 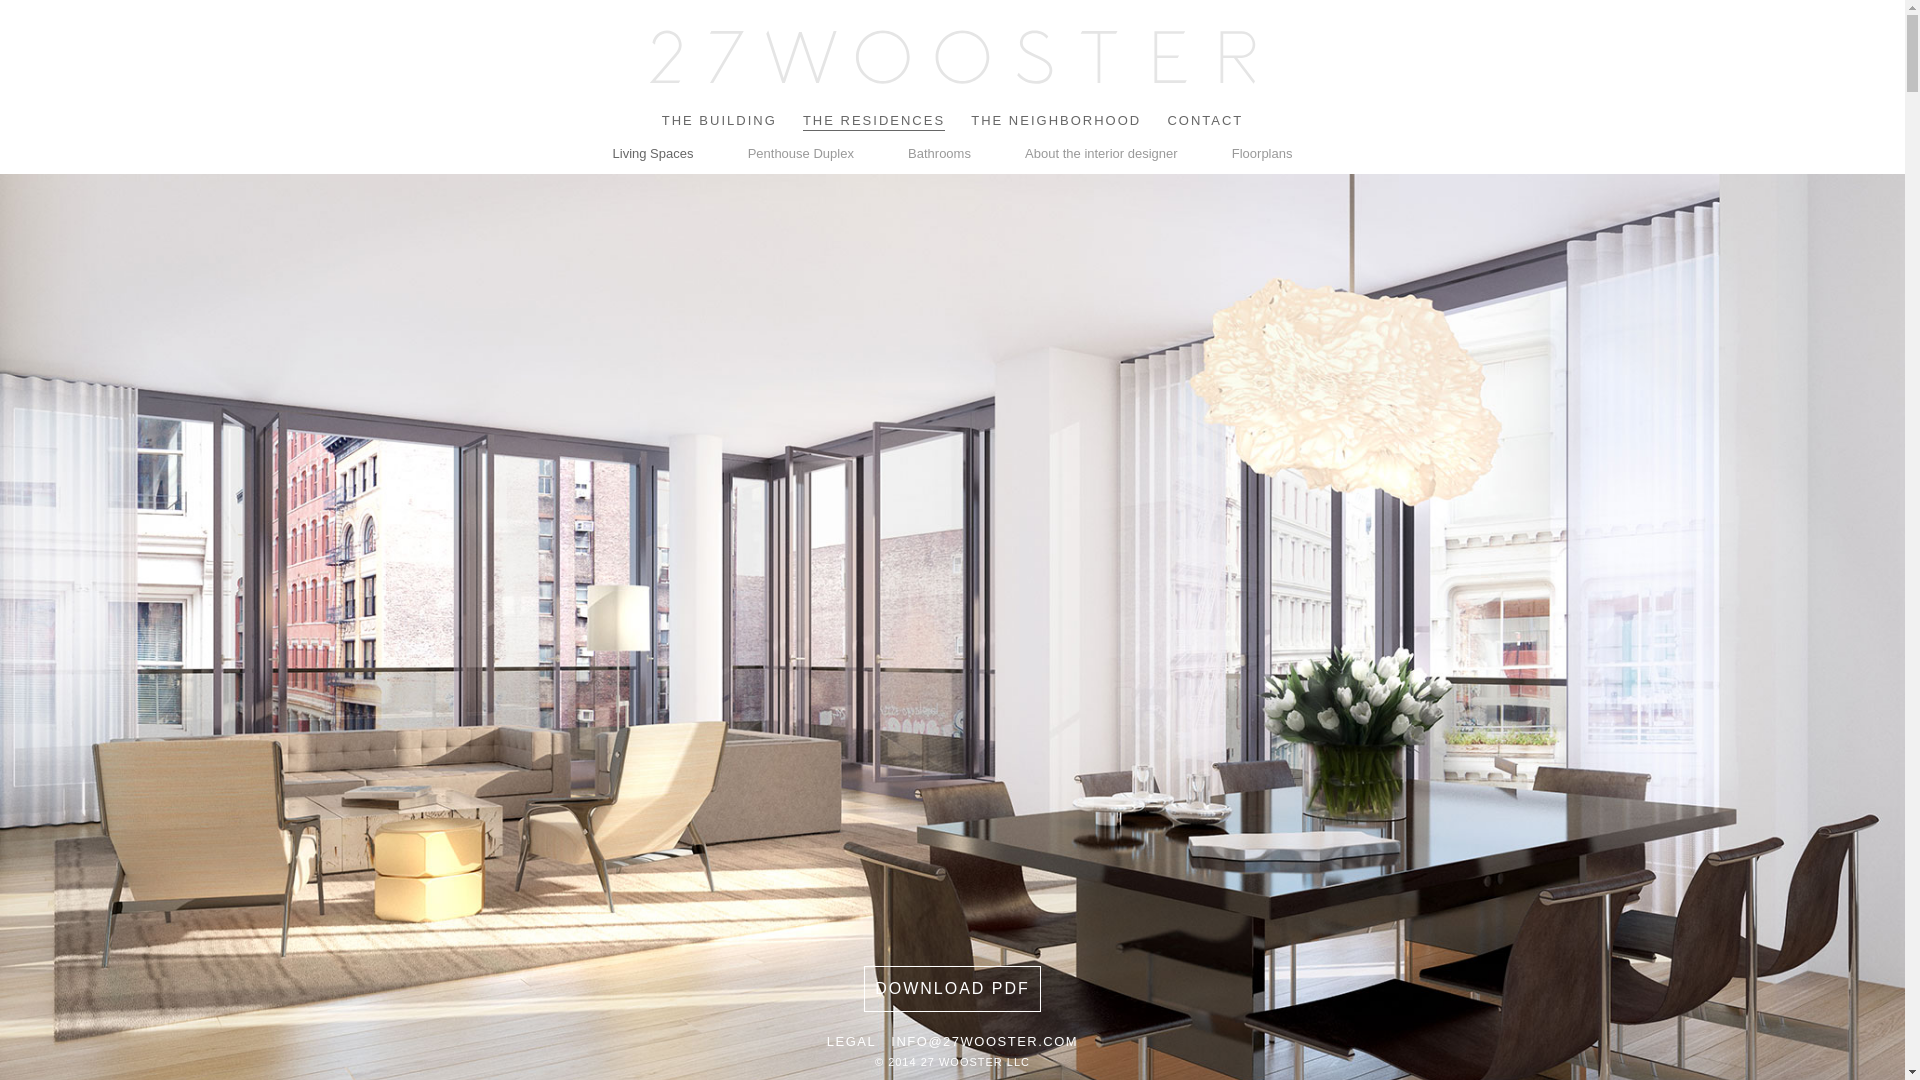 What do you see at coordinates (1261, 152) in the screenshot?
I see `'Floorplans'` at bounding box center [1261, 152].